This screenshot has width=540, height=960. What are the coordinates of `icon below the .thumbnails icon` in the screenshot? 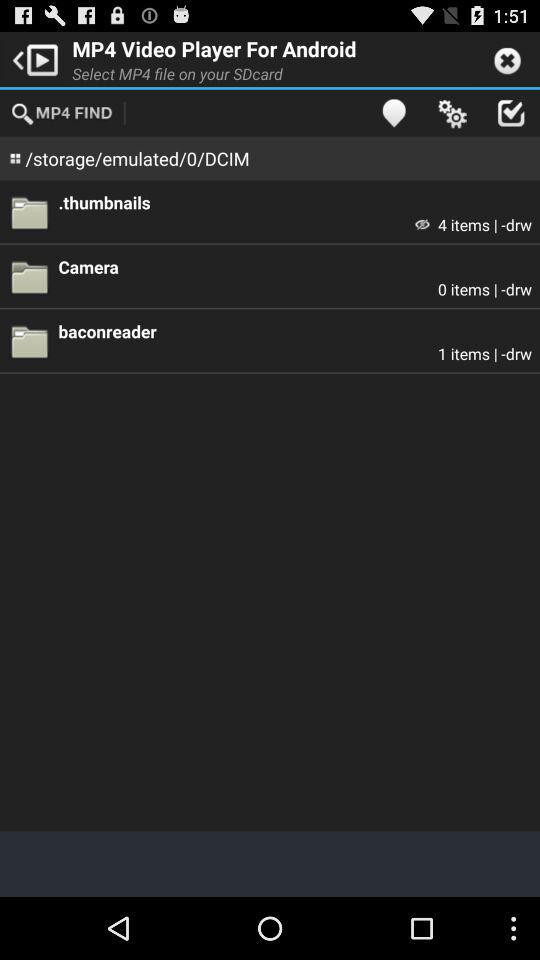 It's located at (421, 224).